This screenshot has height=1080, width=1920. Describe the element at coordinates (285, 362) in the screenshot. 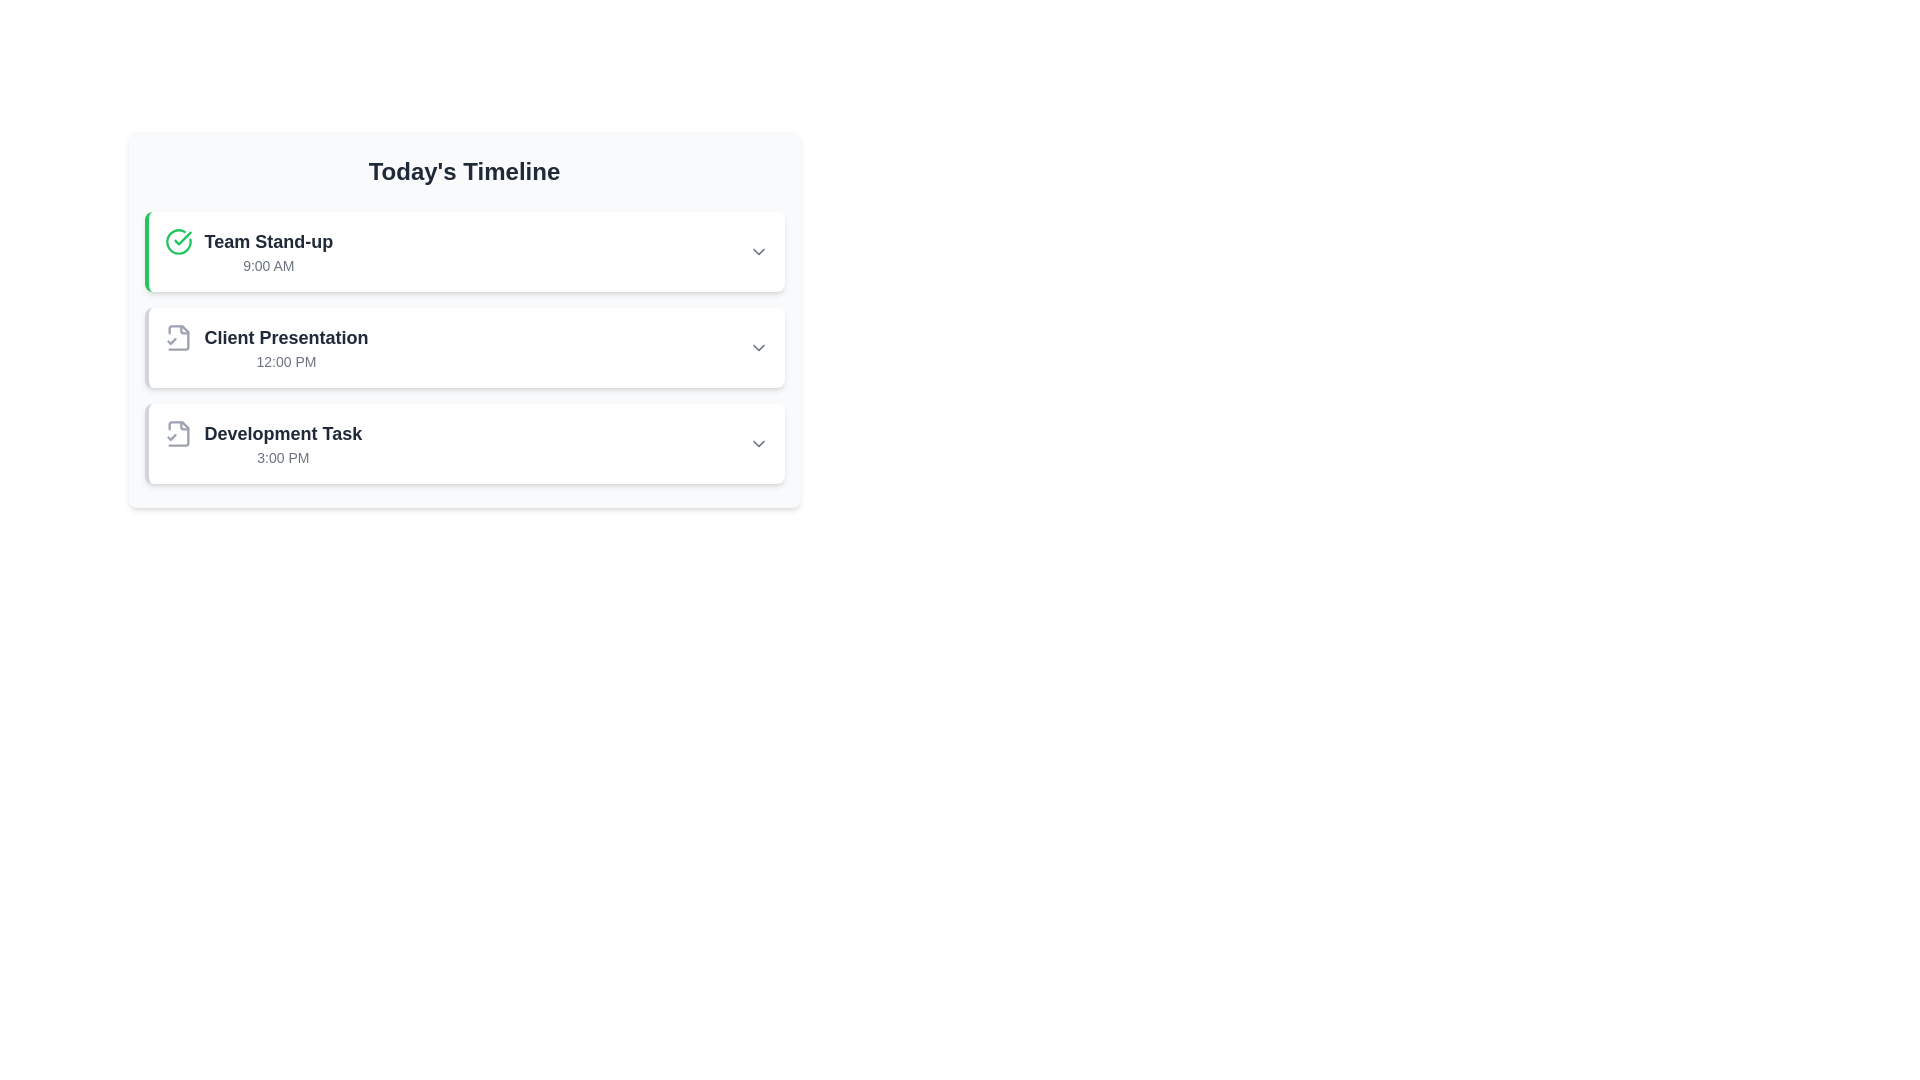

I see `the static text label indicating the scheduled time of the event titled 'Client Presentation' in the timeline interface, located below the event title in the second entry of the timeline` at that location.